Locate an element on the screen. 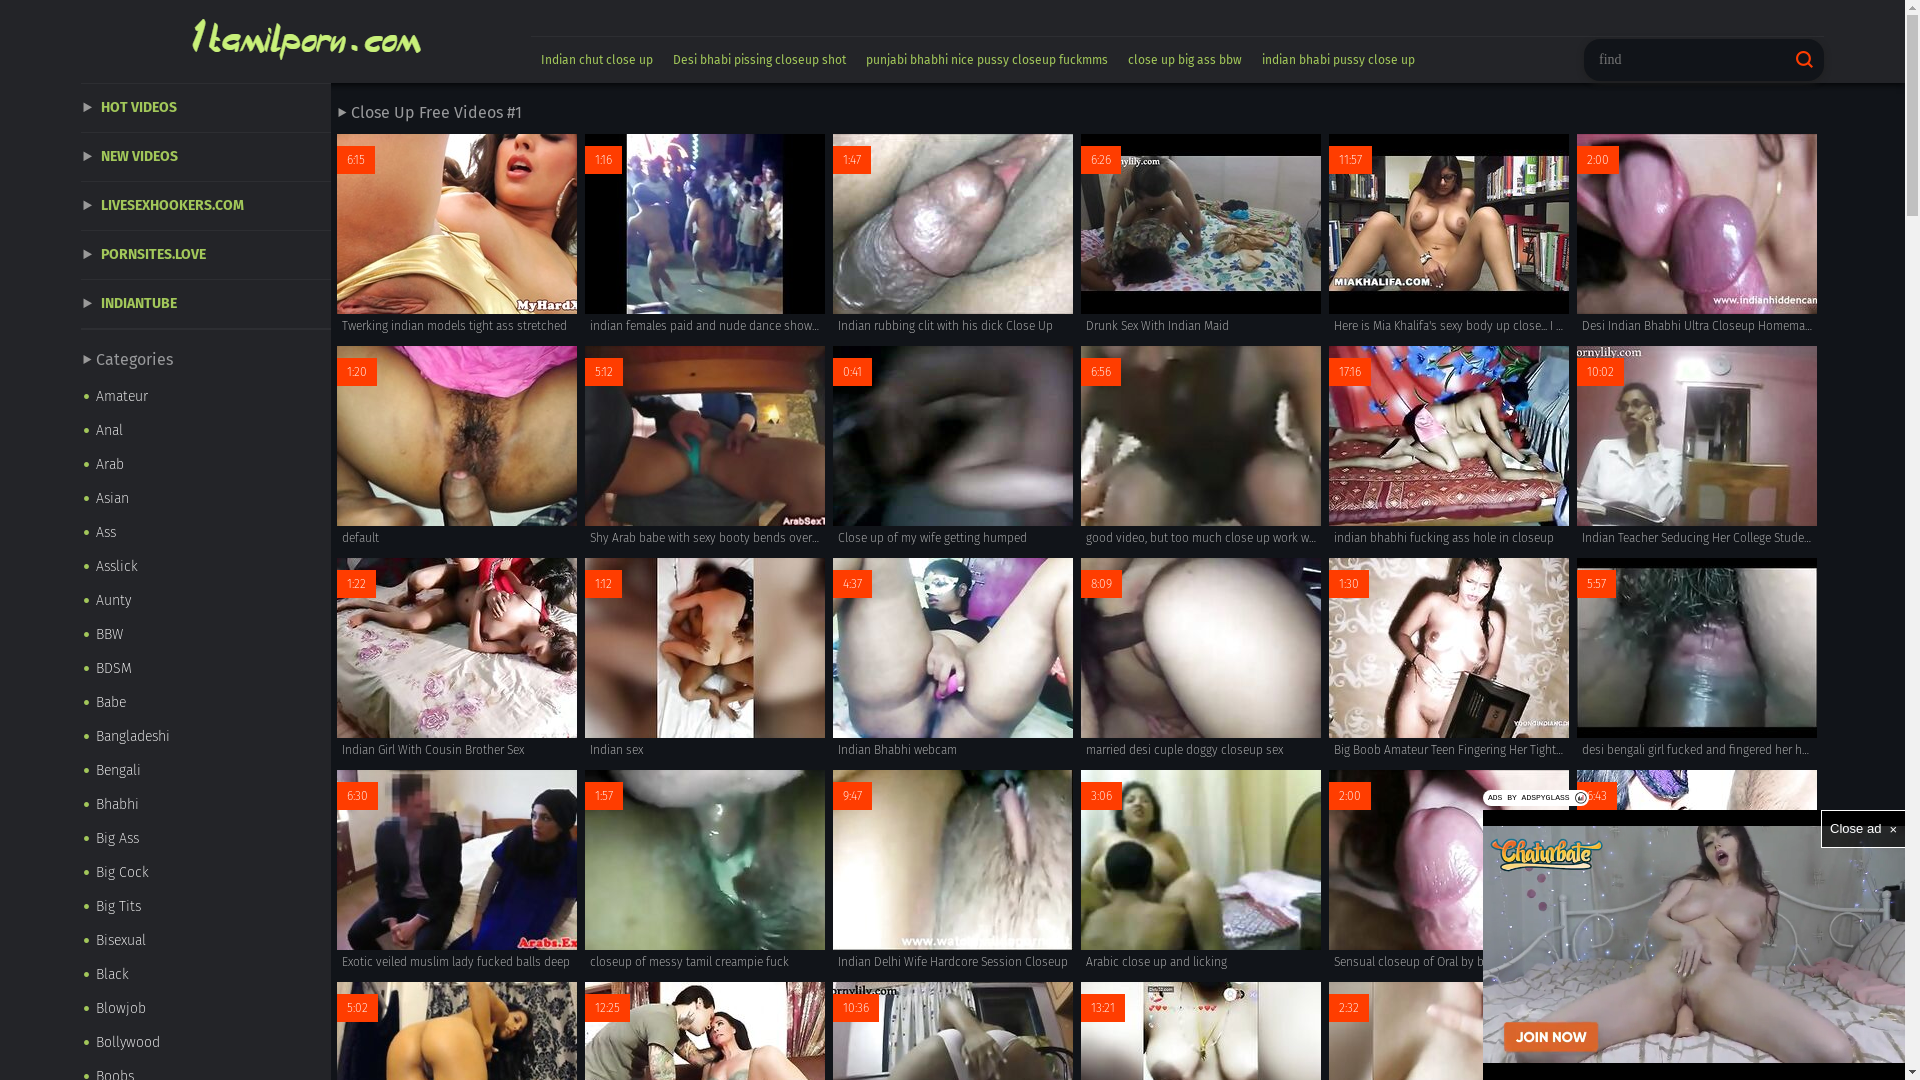 This screenshot has height=1080, width=1920. '6:30 is located at coordinates (336, 870).